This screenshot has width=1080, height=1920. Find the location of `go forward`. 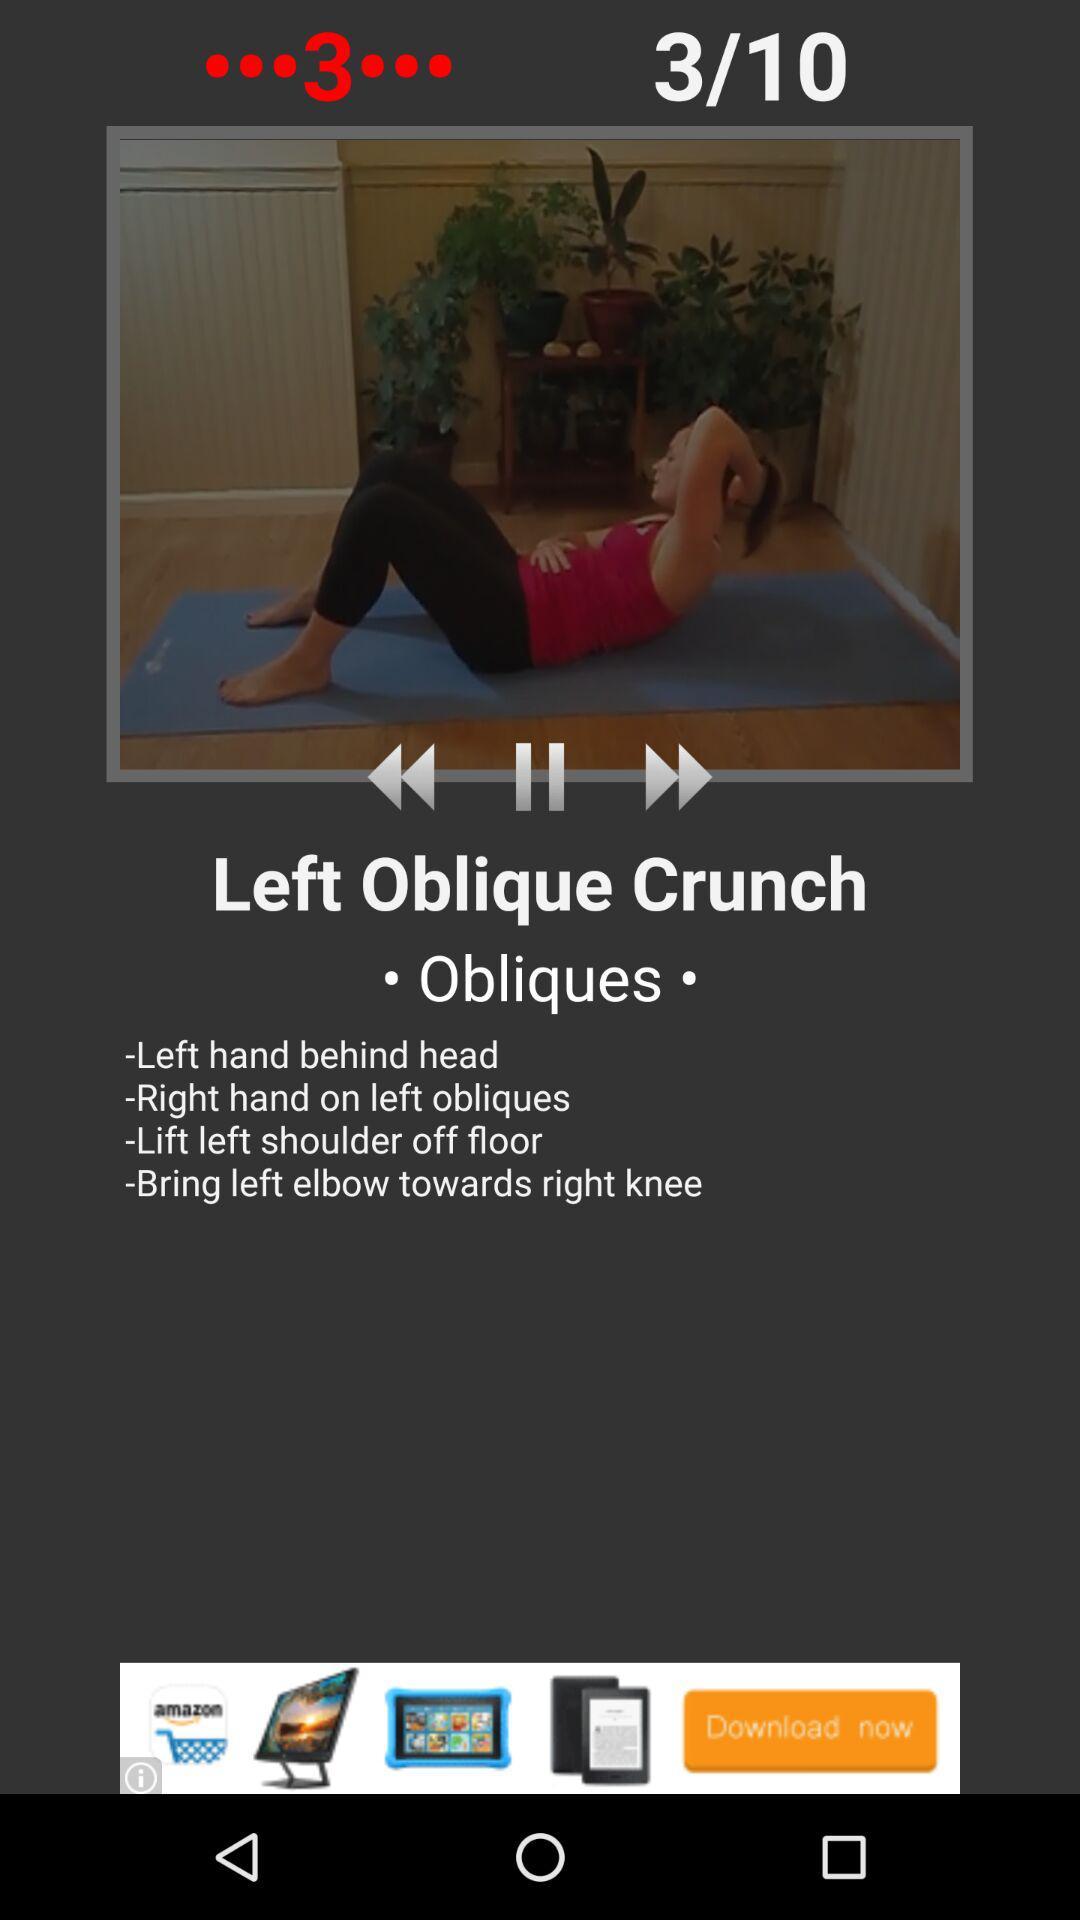

go forward is located at coordinates (671, 776).